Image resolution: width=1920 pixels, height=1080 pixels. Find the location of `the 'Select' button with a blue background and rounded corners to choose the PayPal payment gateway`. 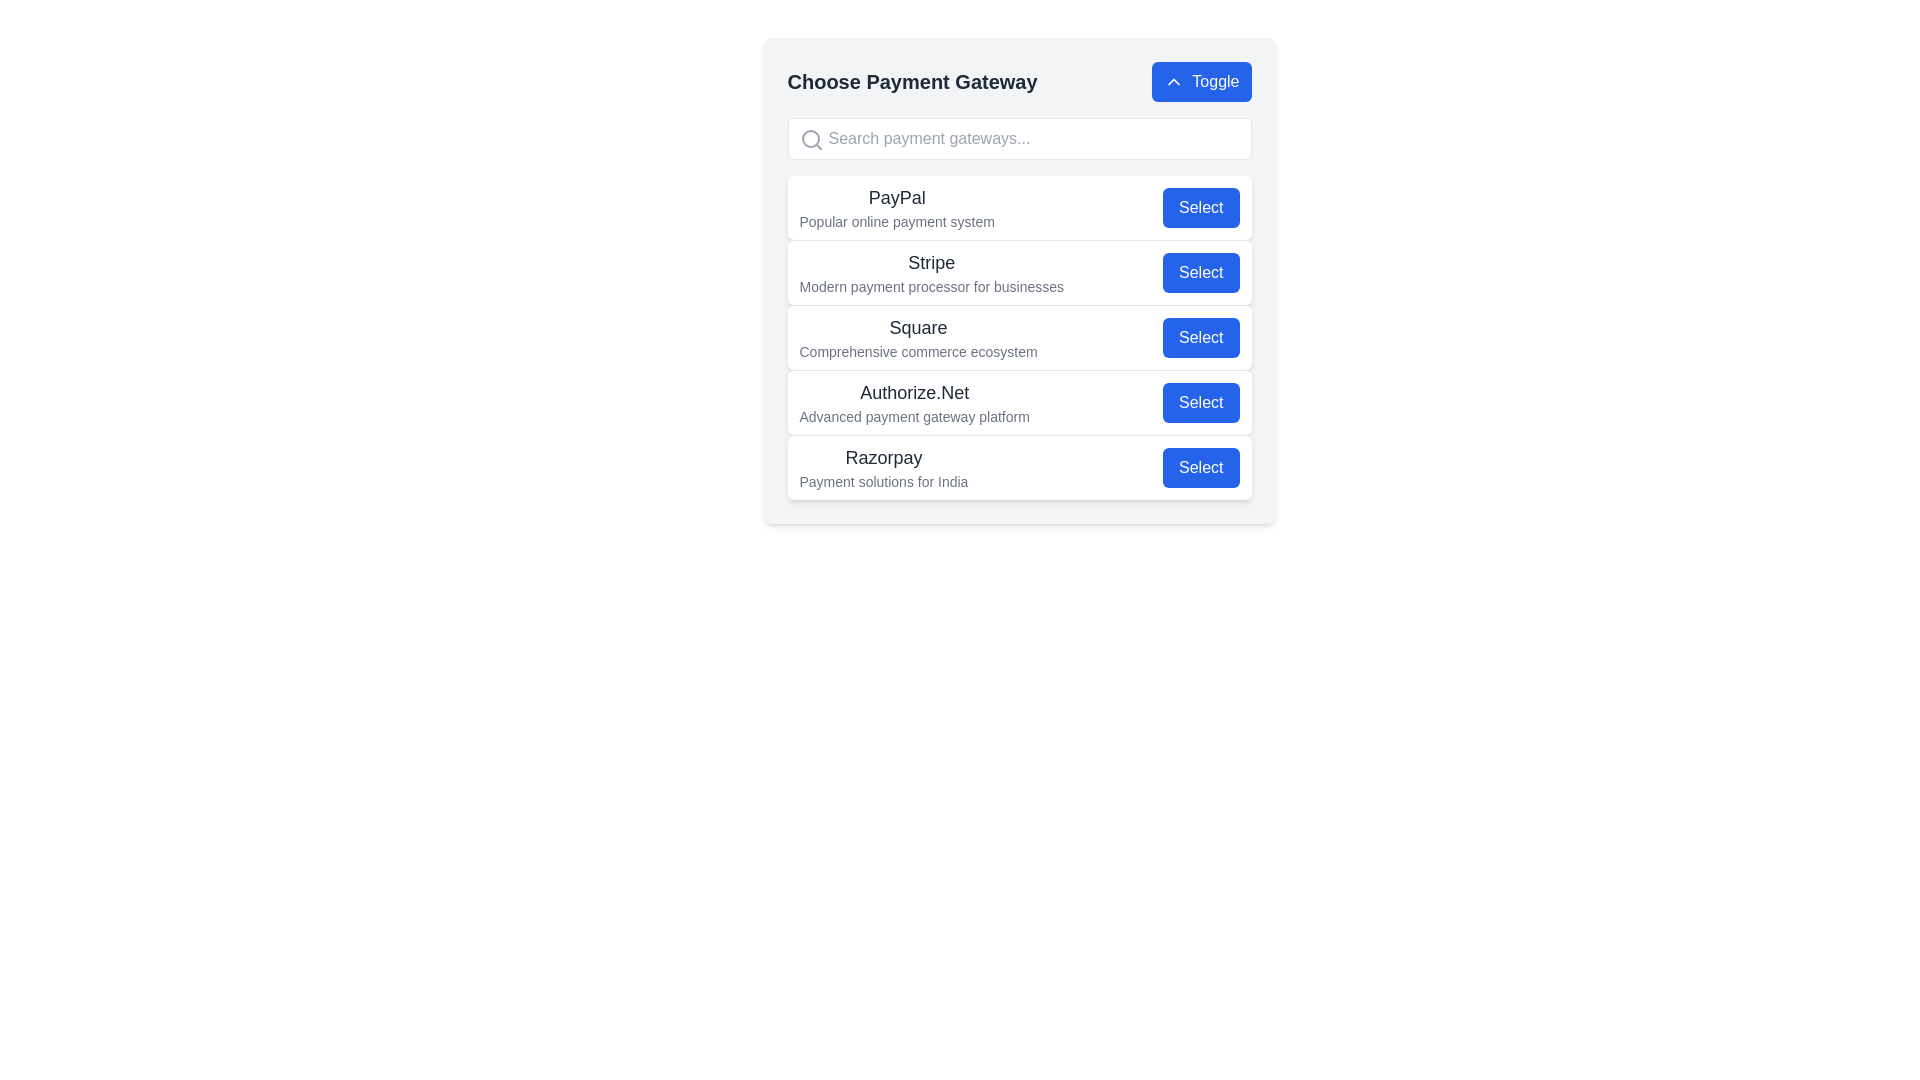

the 'Select' button with a blue background and rounded corners to choose the PayPal payment gateway is located at coordinates (1200, 208).